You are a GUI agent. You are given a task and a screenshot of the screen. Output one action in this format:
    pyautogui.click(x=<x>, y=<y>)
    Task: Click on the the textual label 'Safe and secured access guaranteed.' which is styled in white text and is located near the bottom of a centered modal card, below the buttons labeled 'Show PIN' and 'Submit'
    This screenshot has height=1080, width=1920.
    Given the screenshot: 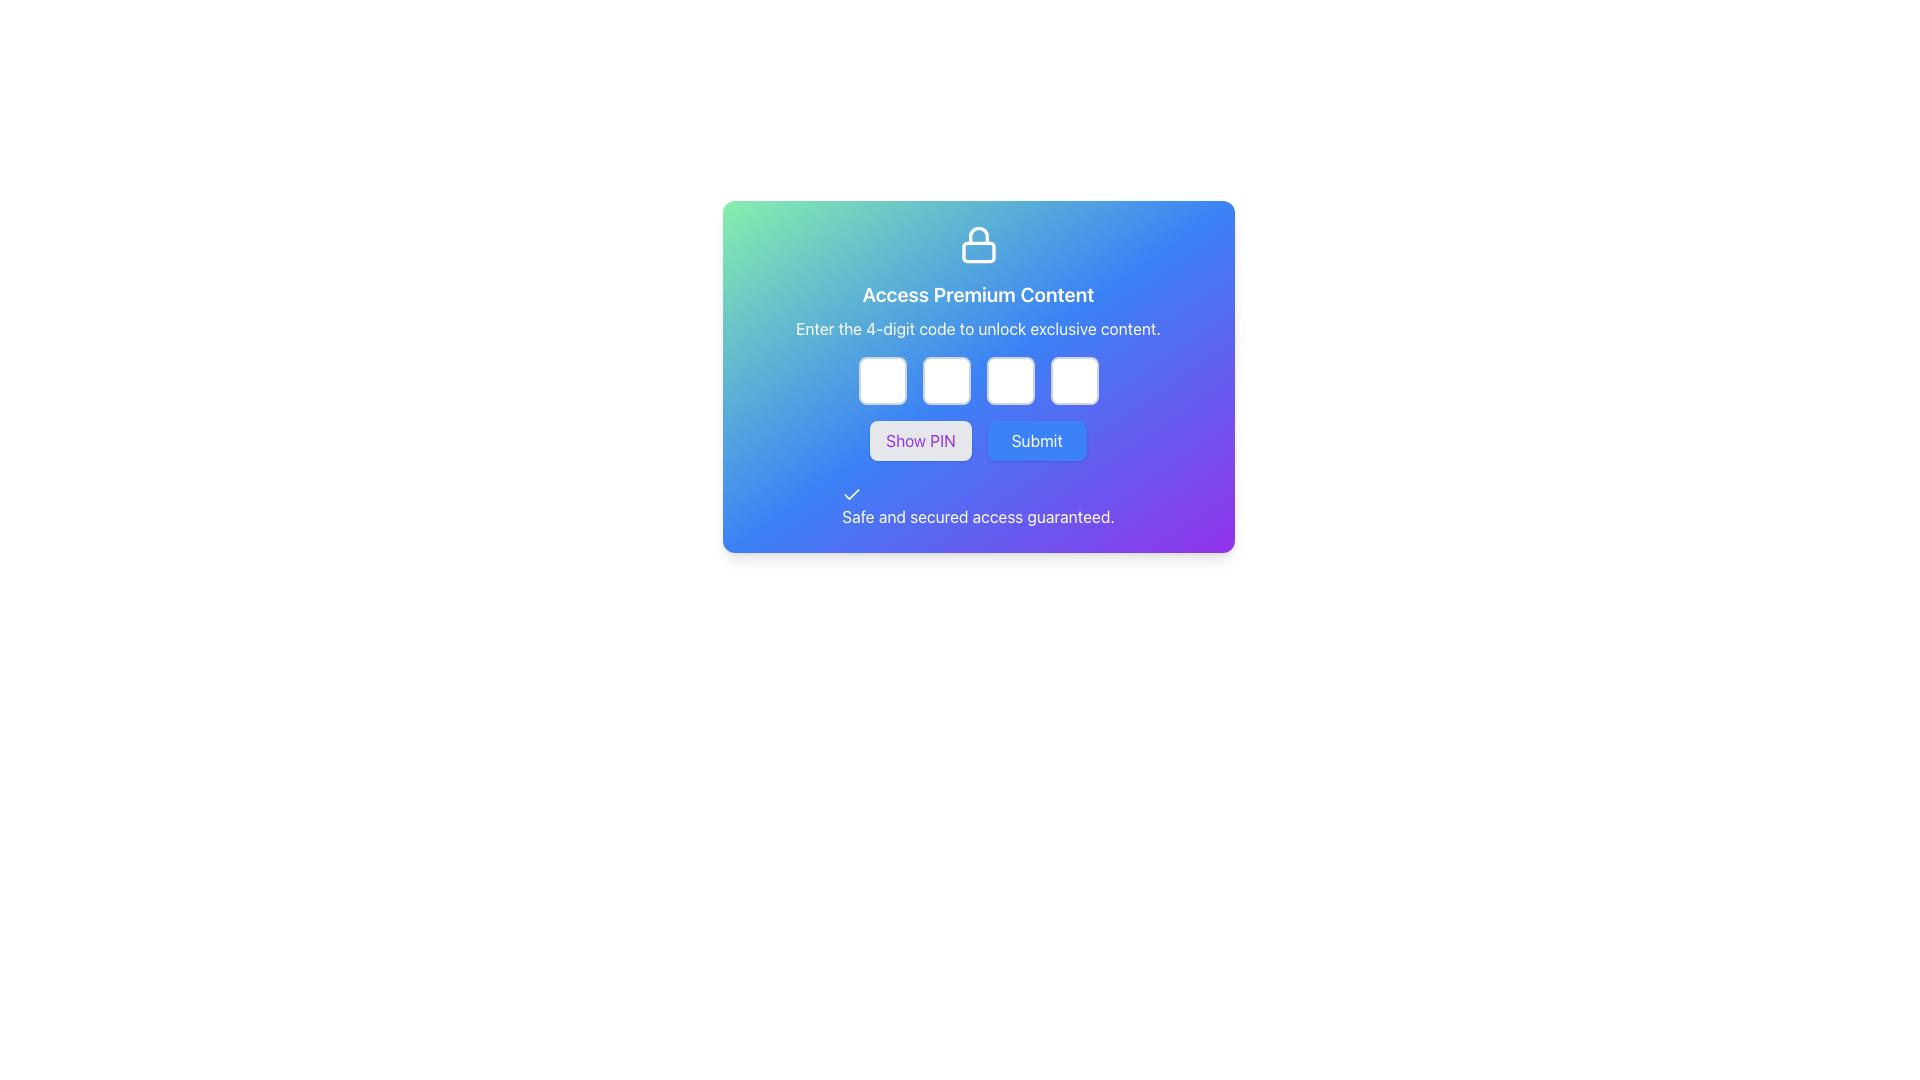 What is the action you would take?
    pyautogui.click(x=978, y=505)
    